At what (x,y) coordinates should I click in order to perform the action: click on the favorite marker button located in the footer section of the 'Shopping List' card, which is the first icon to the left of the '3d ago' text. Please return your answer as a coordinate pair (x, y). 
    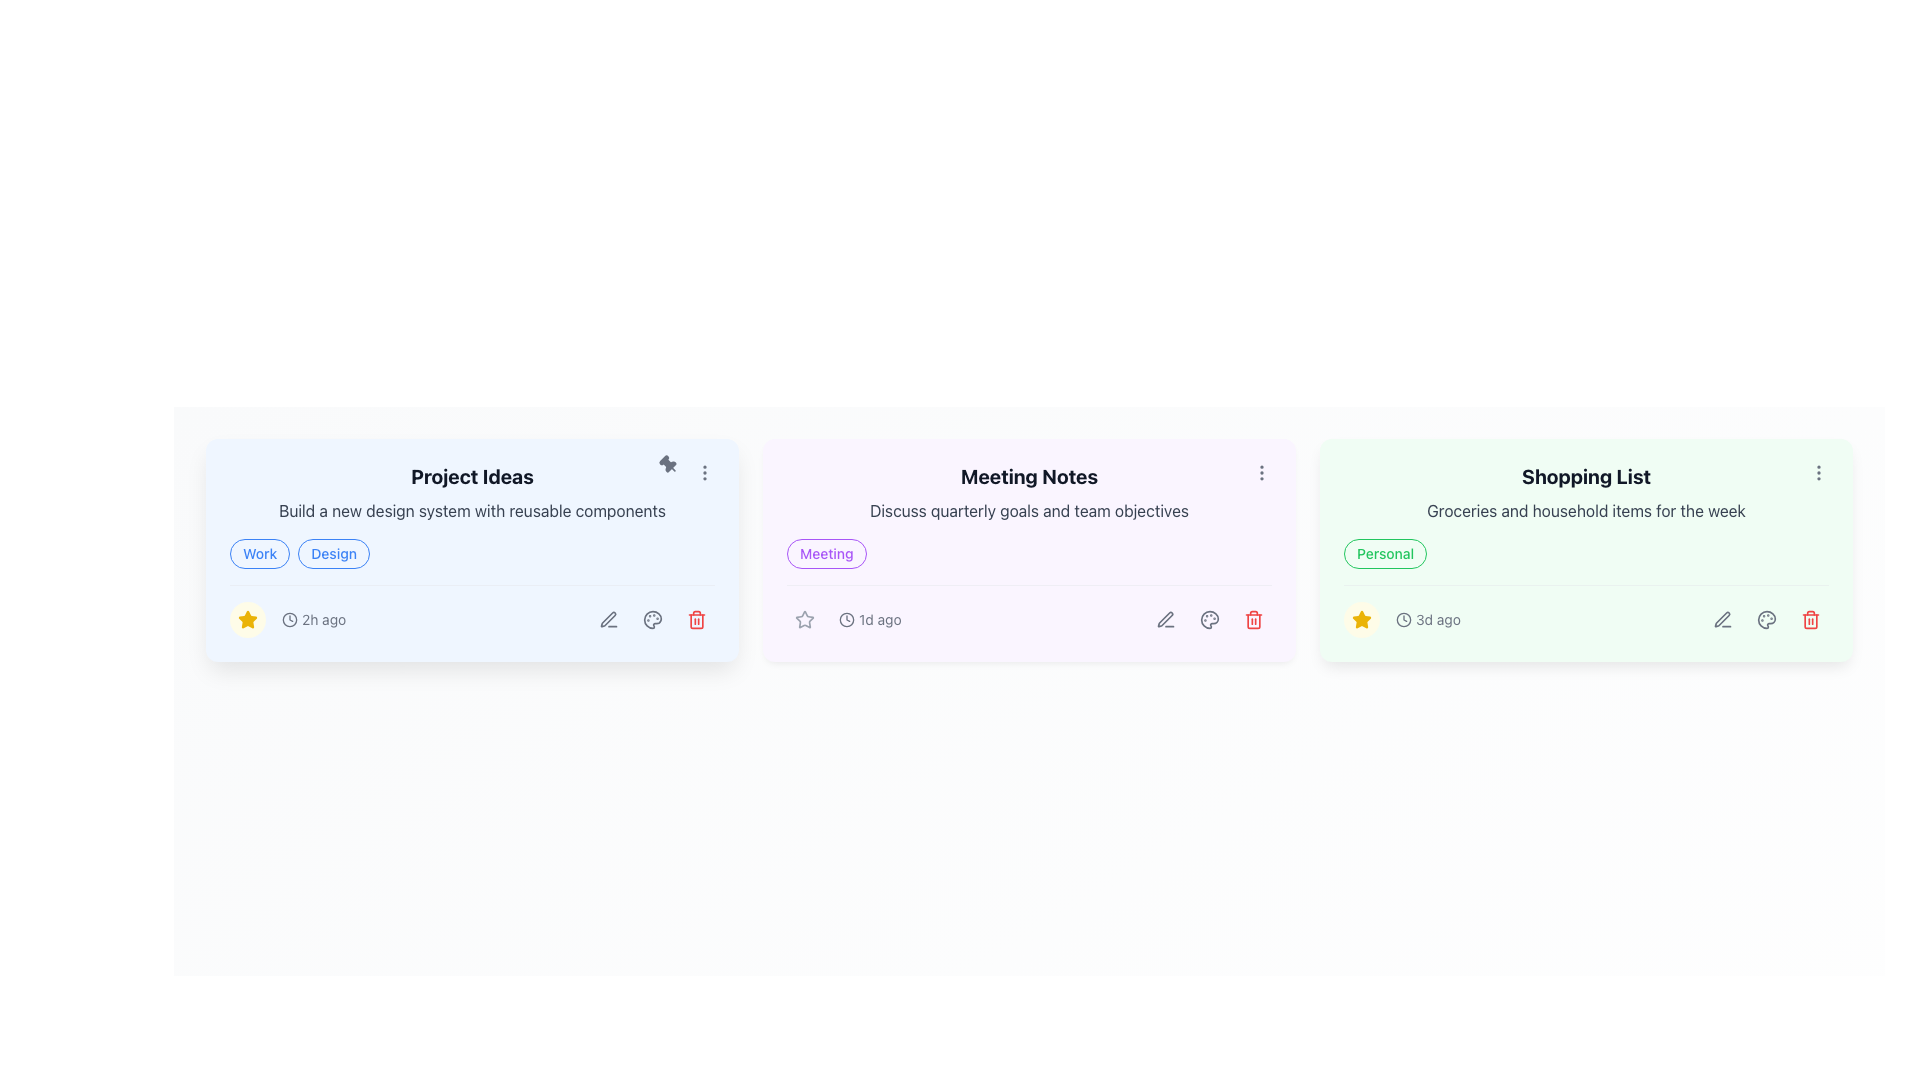
    Looking at the image, I should click on (1361, 619).